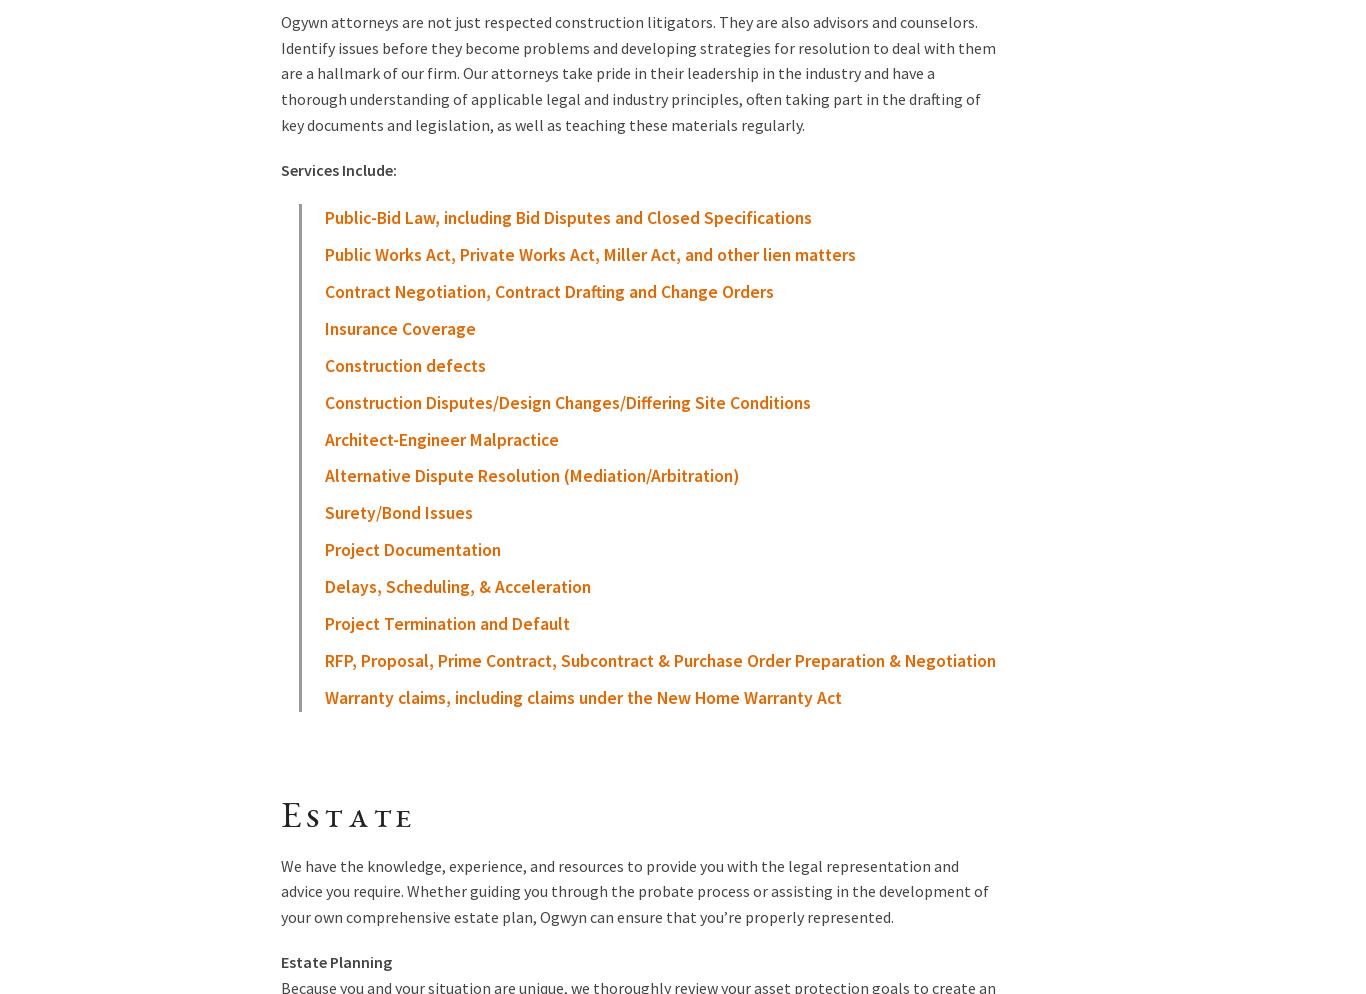 The height and width of the screenshot is (994, 1366). What do you see at coordinates (336, 960) in the screenshot?
I see `'Estate Planning'` at bounding box center [336, 960].